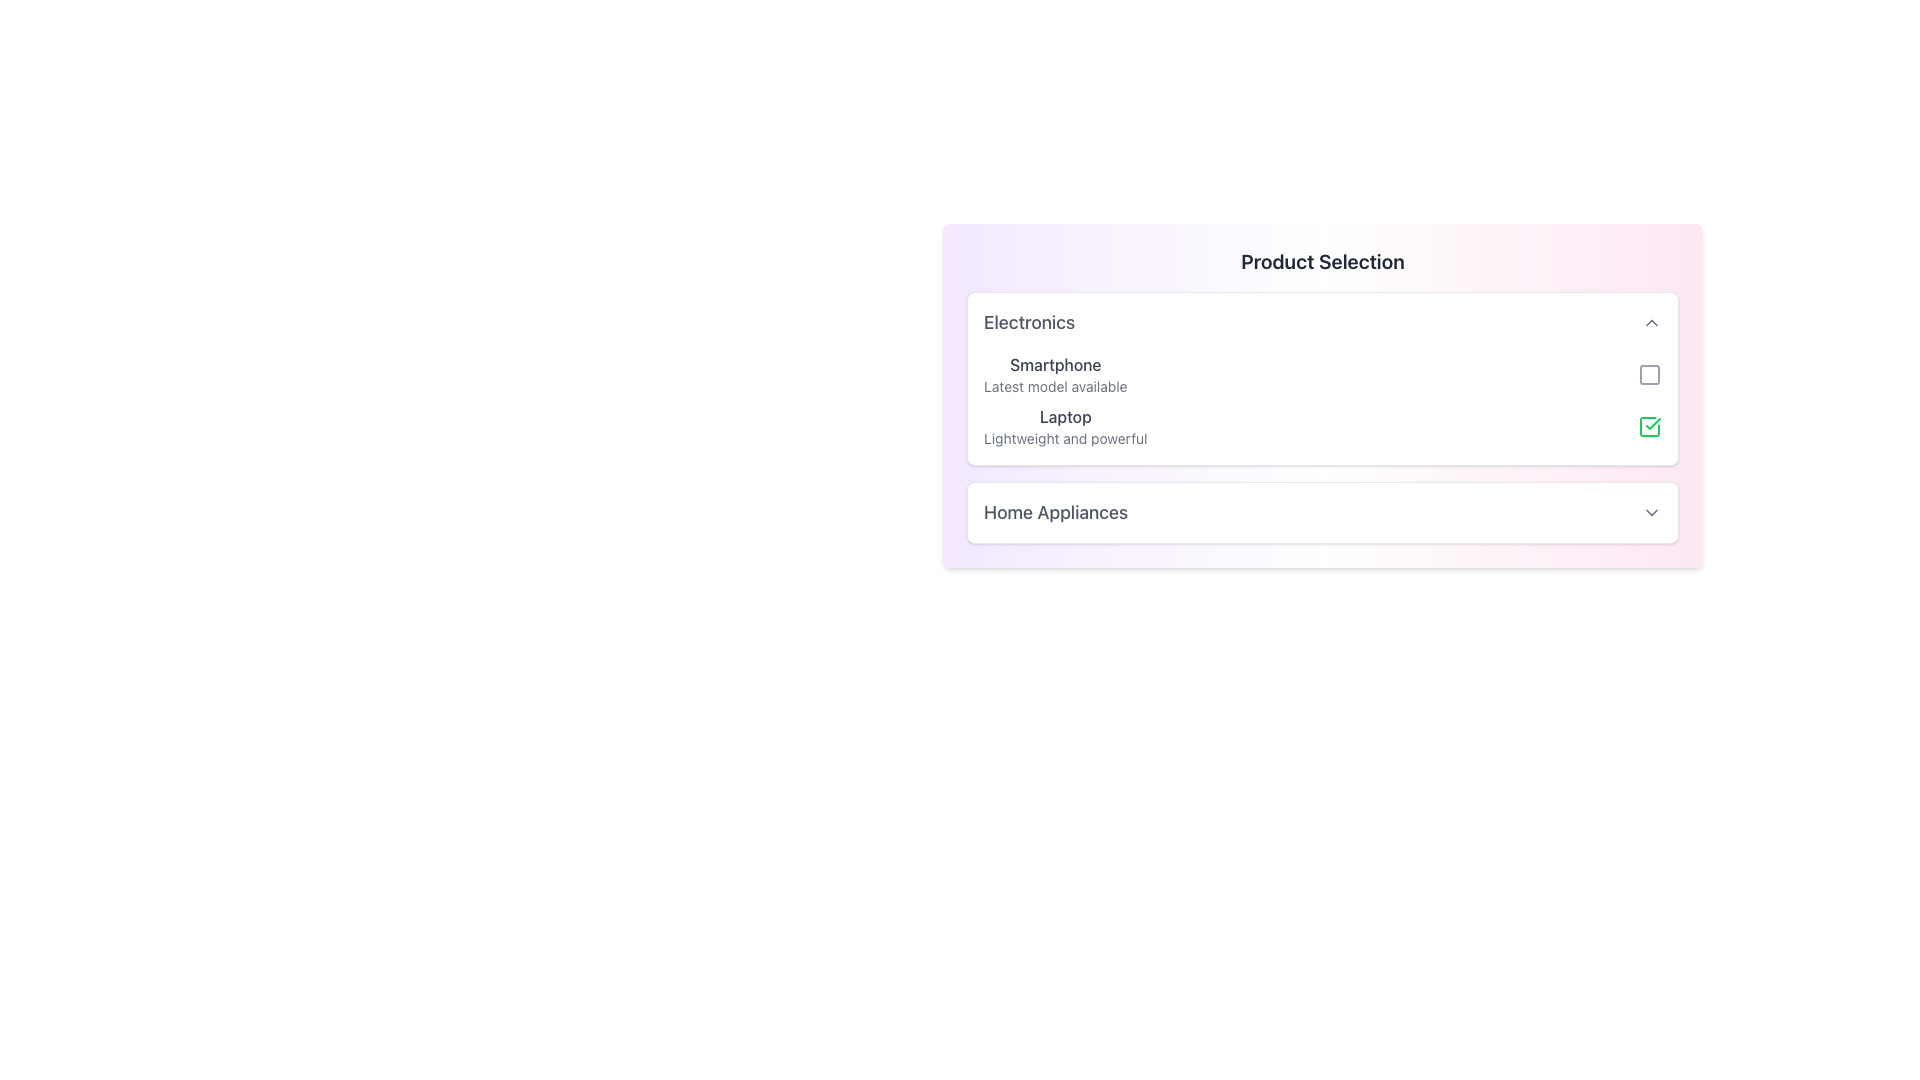 The width and height of the screenshot is (1920, 1080). Describe the element at coordinates (1064, 426) in the screenshot. I see `the 'Laptop' text block which describes it as 'Lightweight and powerful' in the 'Electronics' category of the 'Product Selection' section` at that location.